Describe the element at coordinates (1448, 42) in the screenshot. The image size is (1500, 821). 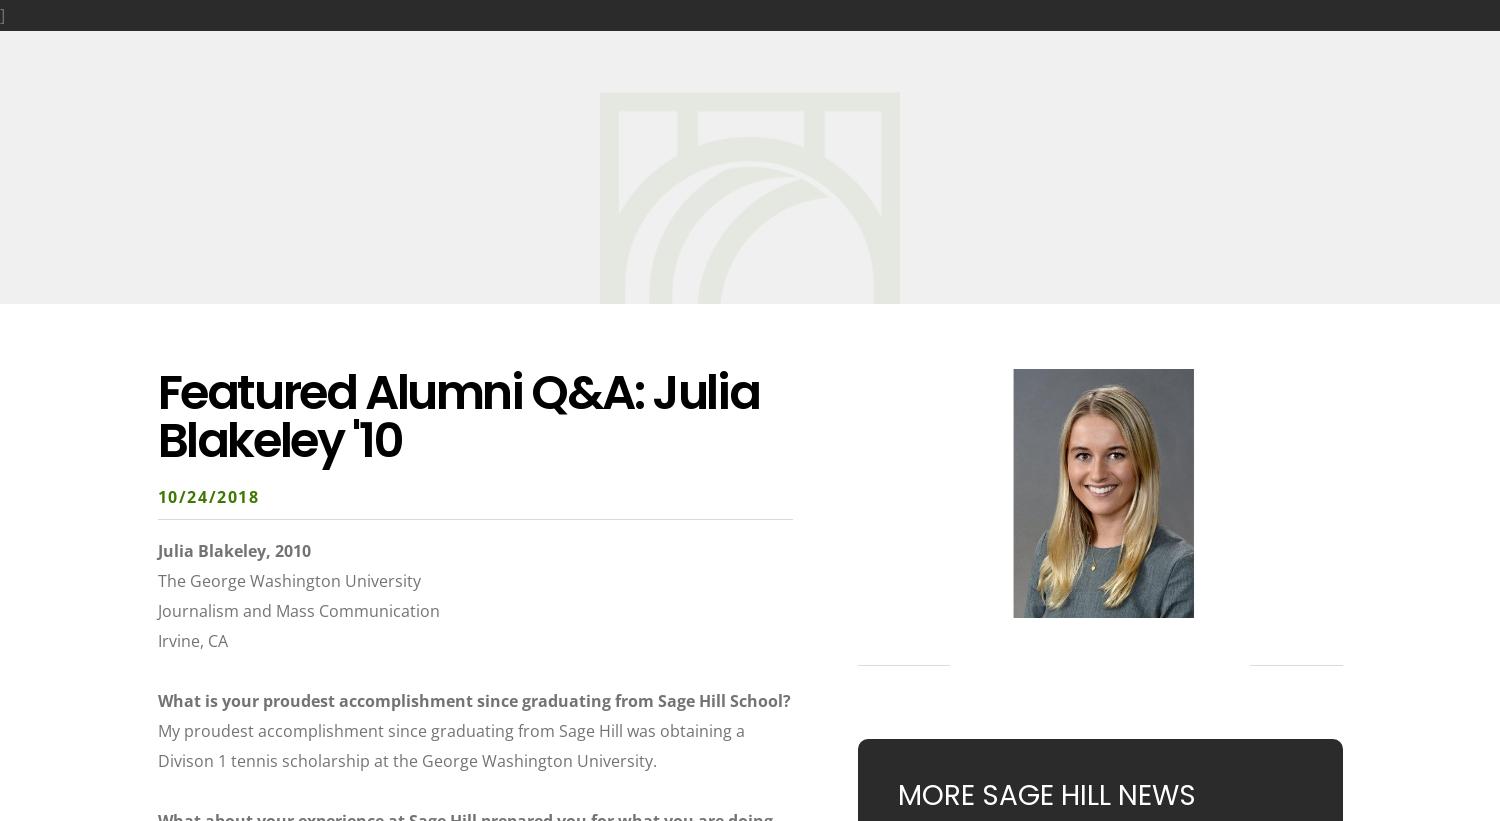
I see `'Portal'` at that location.